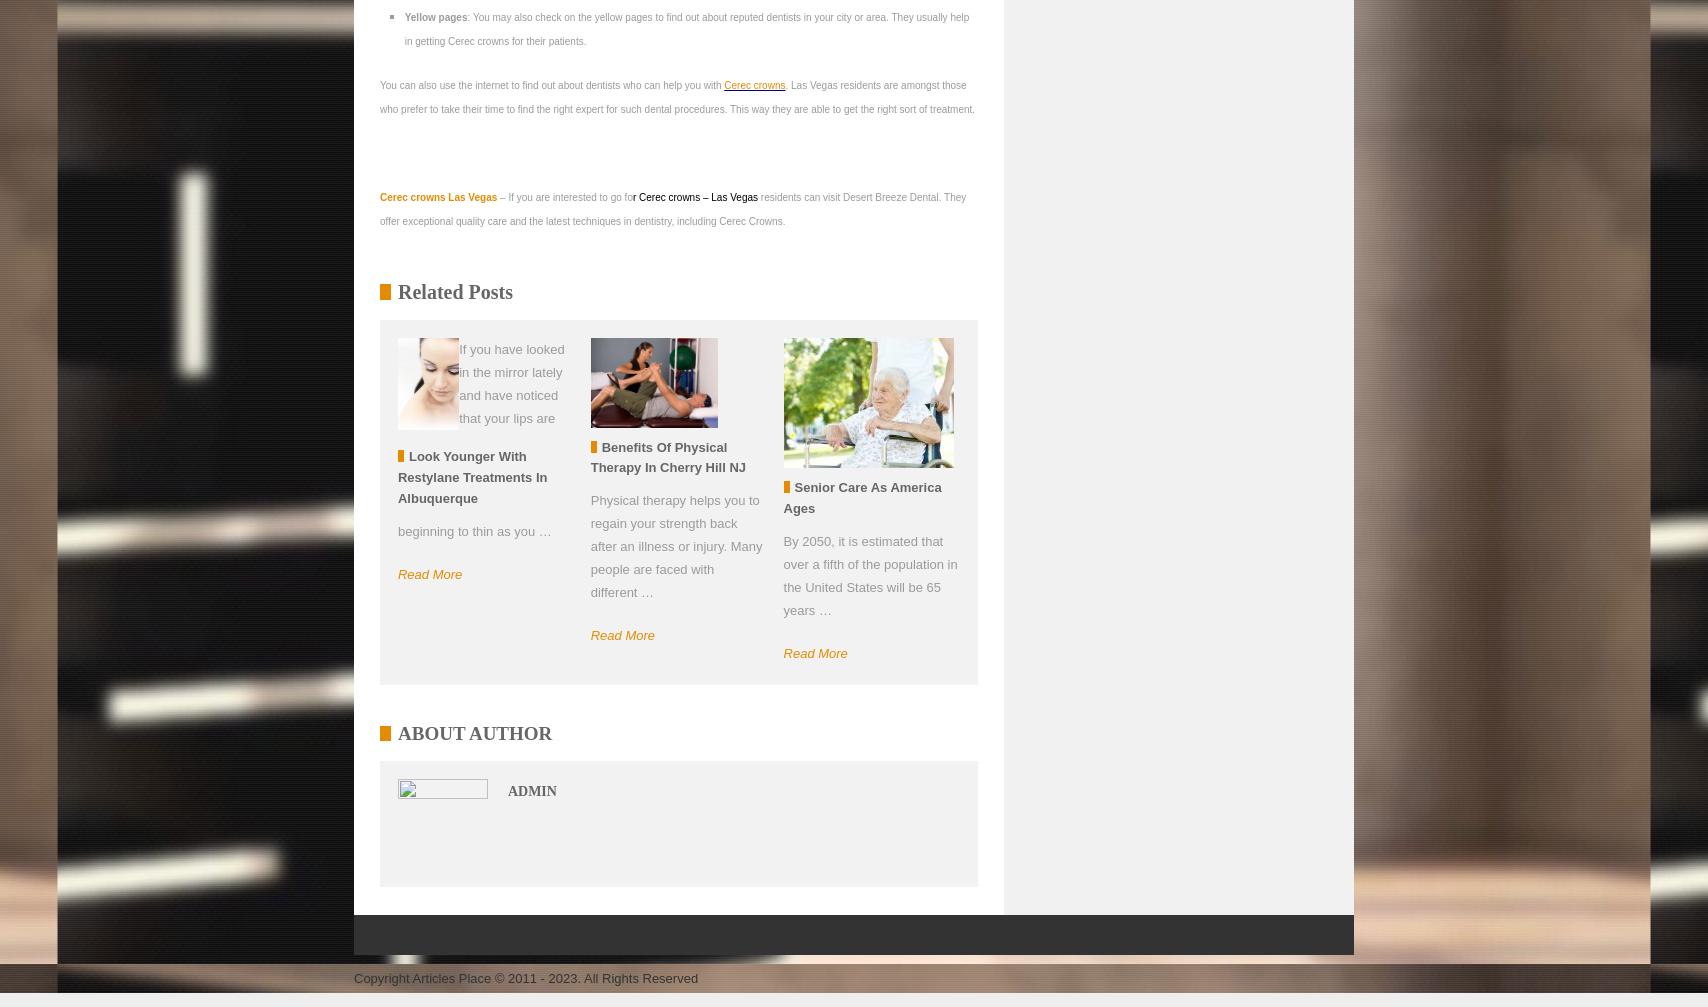 The image size is (1708, 1007). What do you see at coordinates (552, 85) in the screenshot?
I see `'You can also use the internet to find out about dentists who can help you with'` at bounding box center [552, 85].